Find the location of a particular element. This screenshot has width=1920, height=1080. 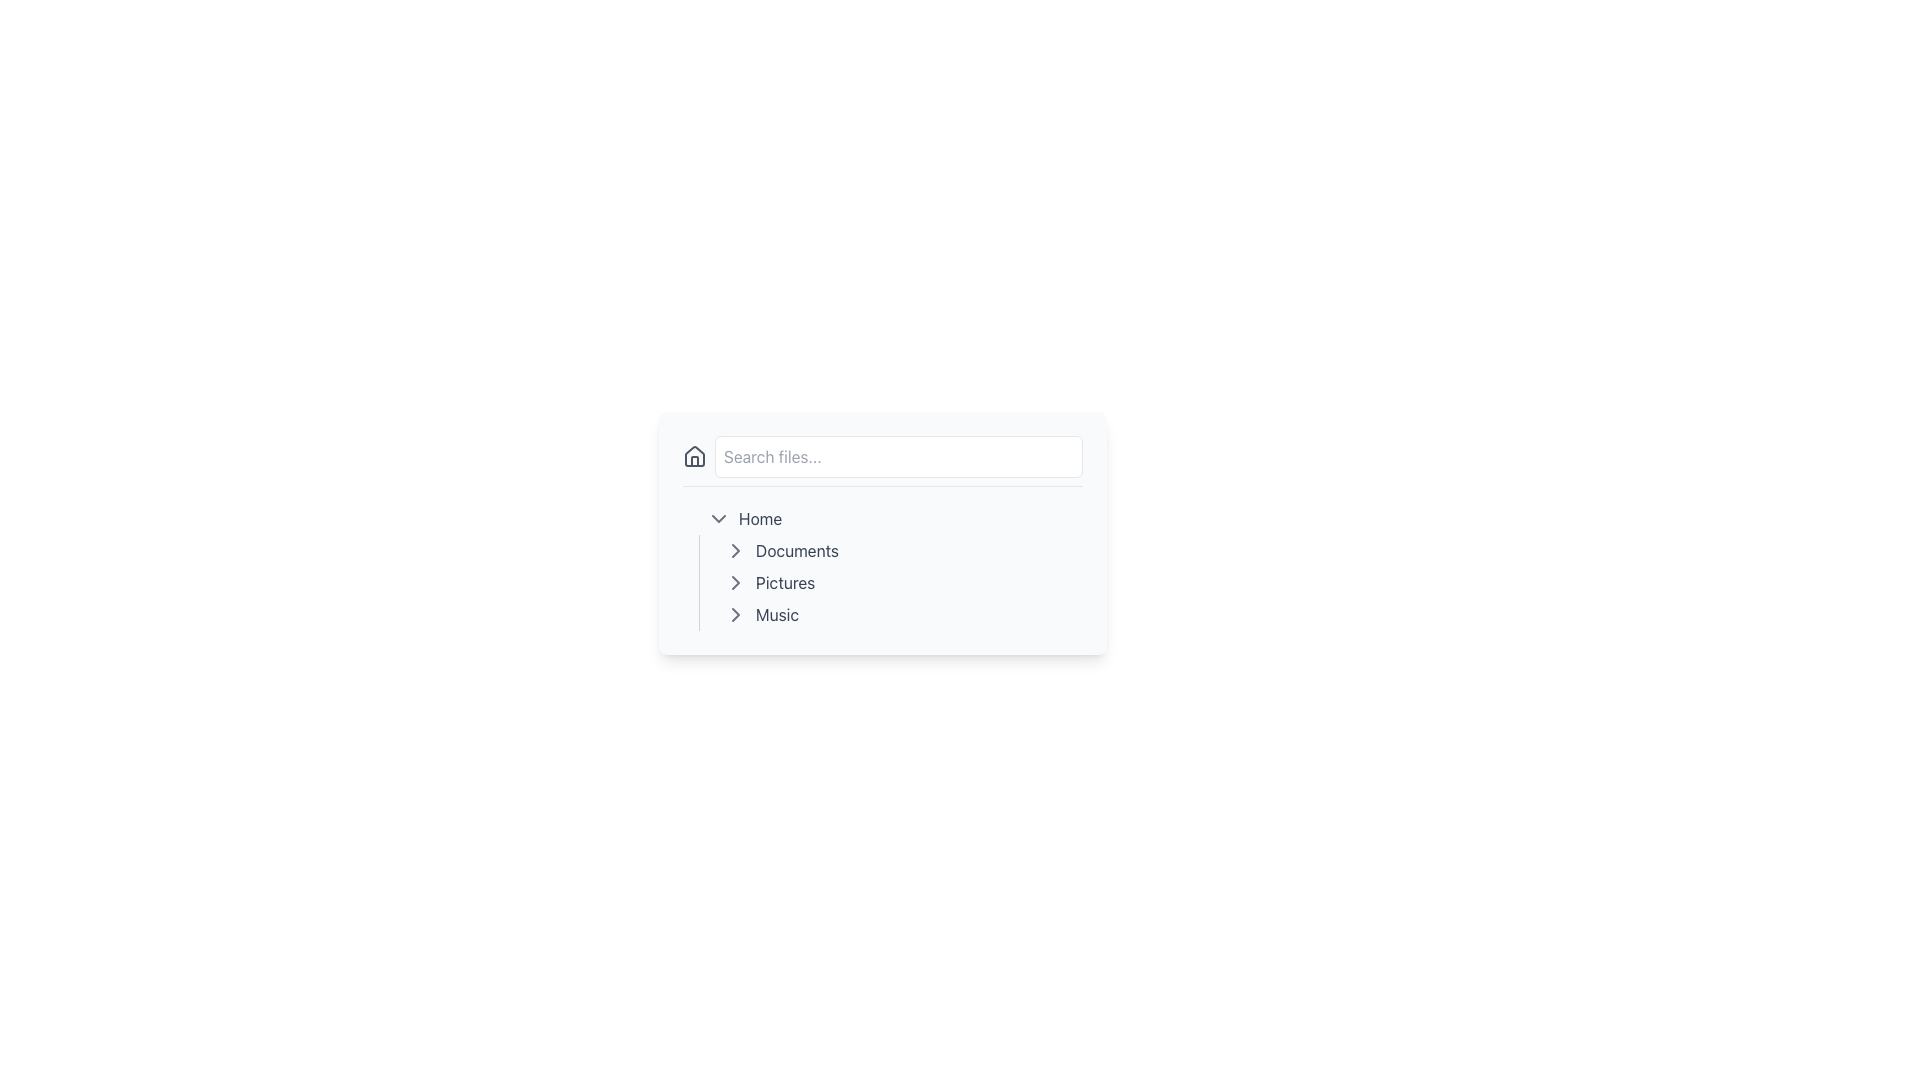

the static text label denoting the 'Pictures' category in the file navigation system, which is located beneath 'Documents' and above 'Music' is located at coordinates (784, 582).